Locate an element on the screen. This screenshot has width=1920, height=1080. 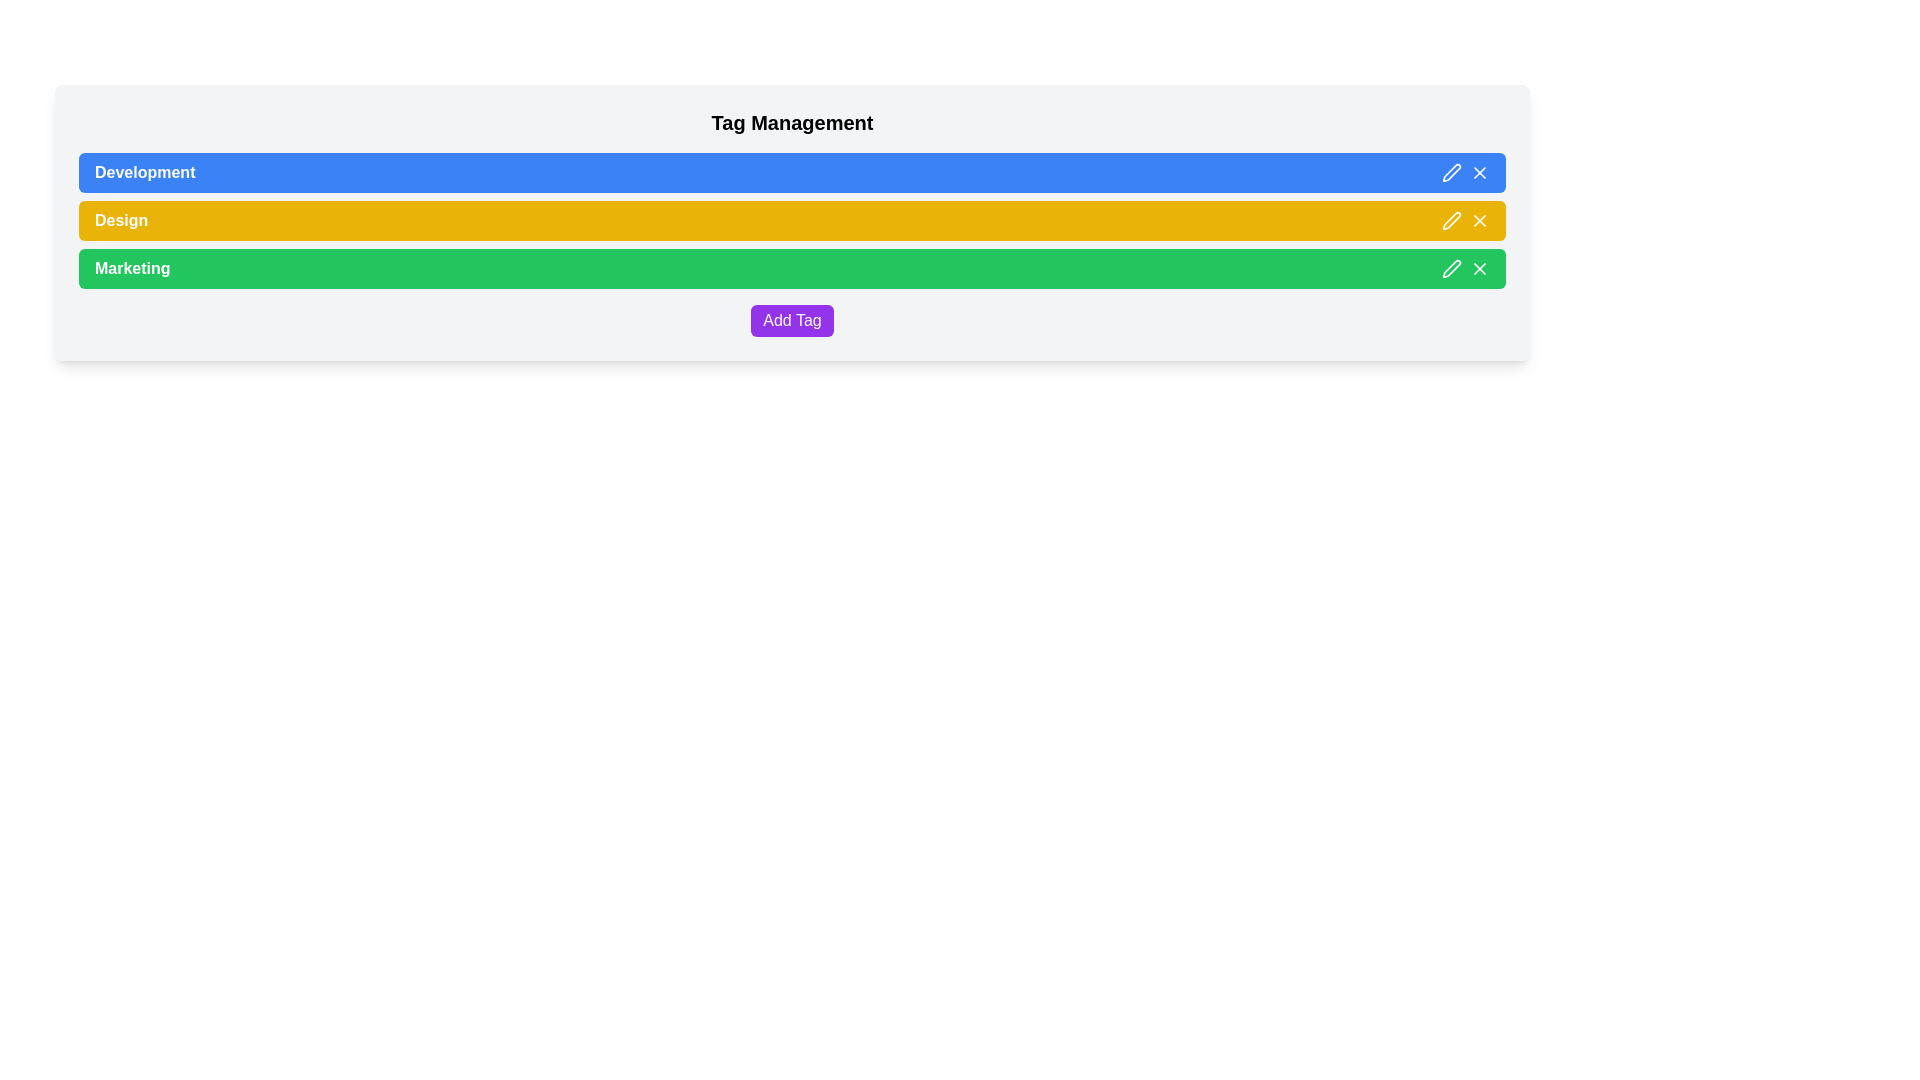
the delete icon located within the green 'Marketing' row at the bottom-right corner is located at coordinates (1479, 268).